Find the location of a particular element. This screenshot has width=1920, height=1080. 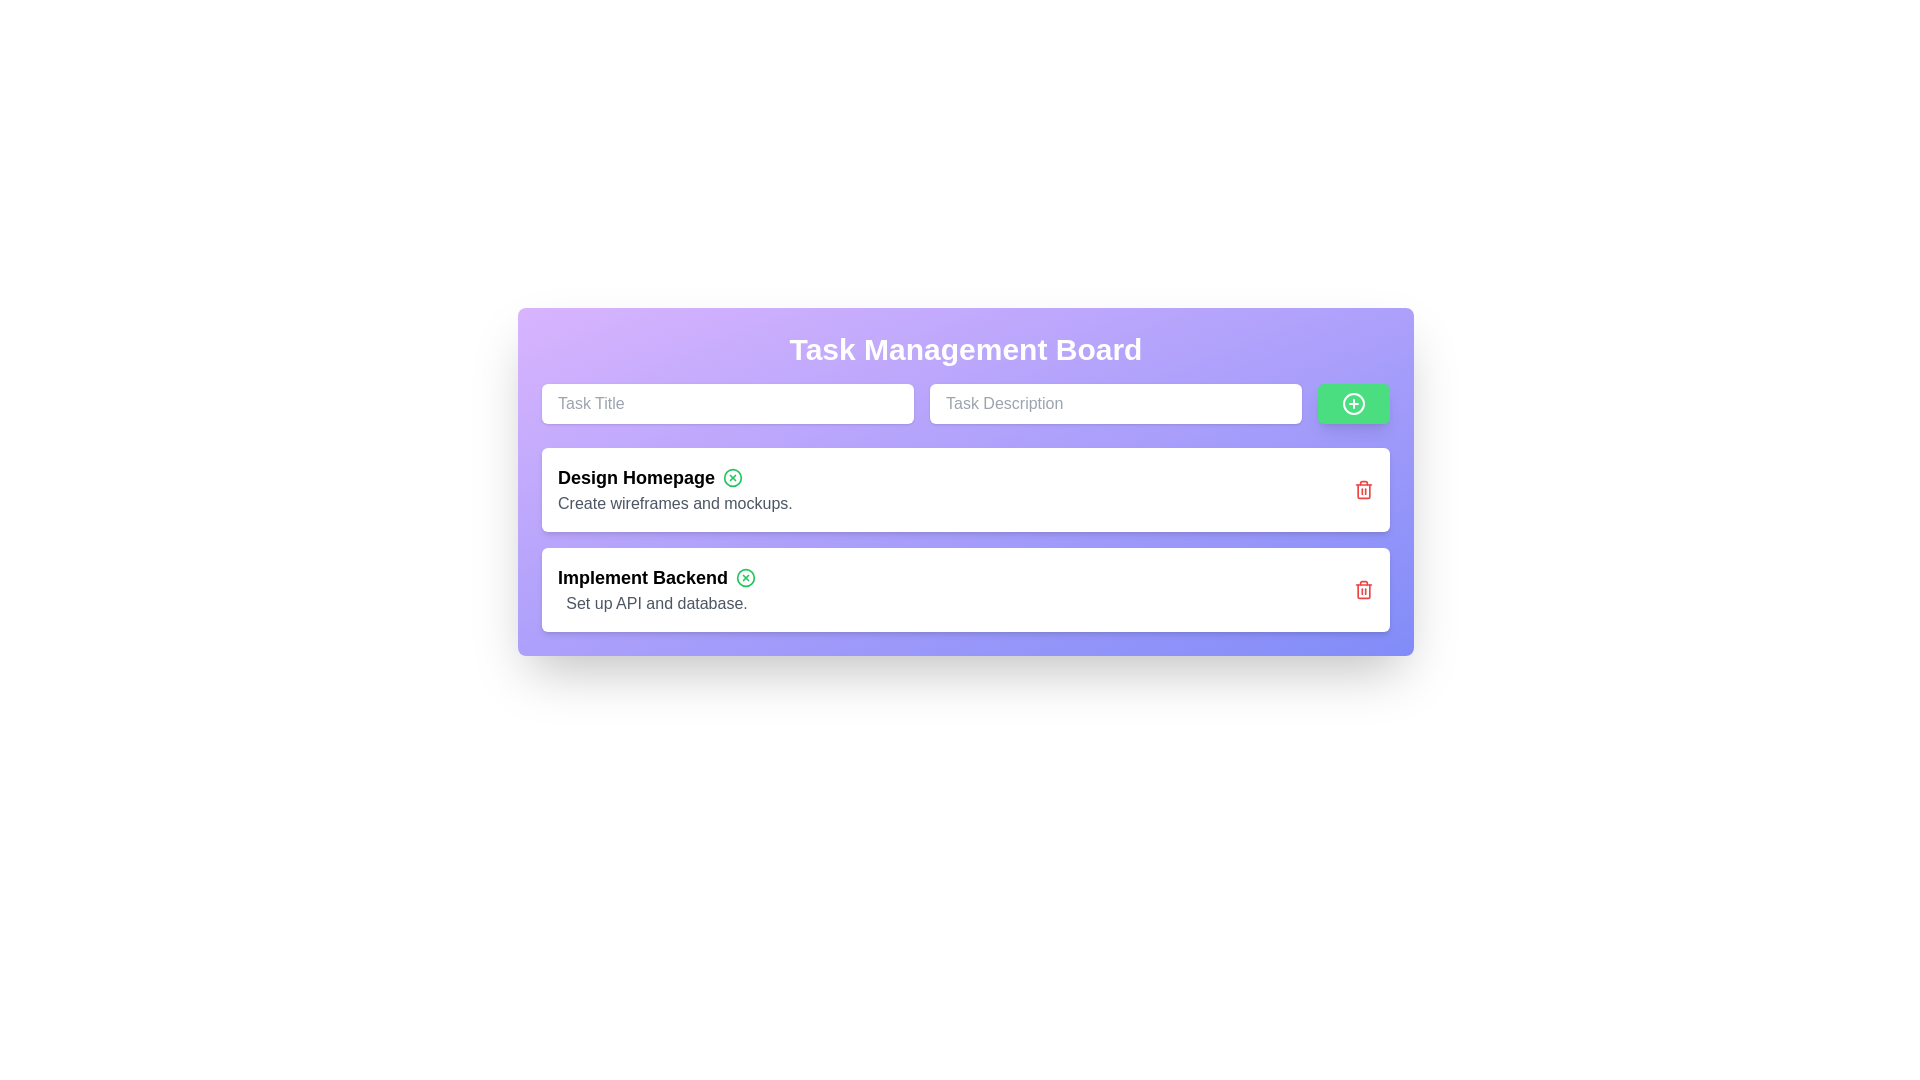

the rectangular button with a green background and plus sign icon to observe its hover effects is located at coordinates (1353, 404).